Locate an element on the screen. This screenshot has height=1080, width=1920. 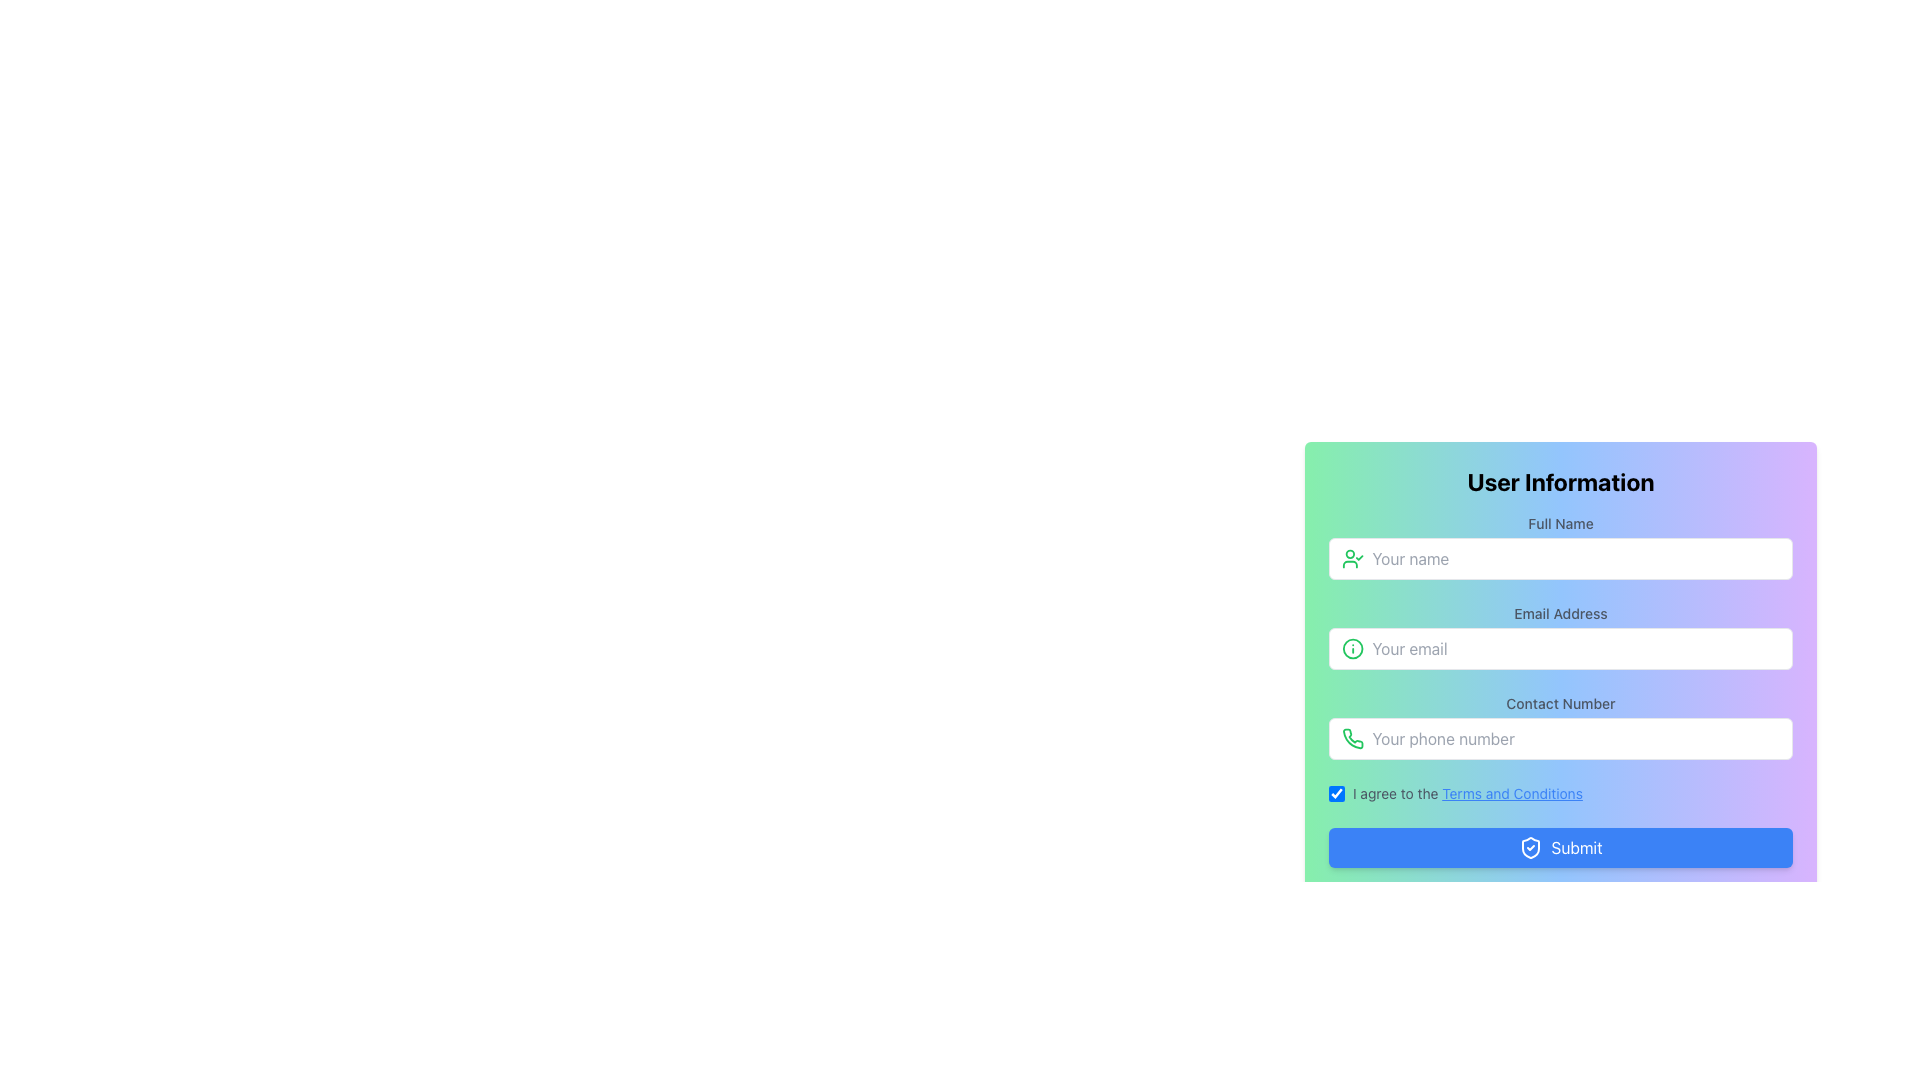
the informative text label indicating the expected email address input in the 'User Information' form layout, located between the 'Full Name' and 'Contact Number' labels is located at coordinates (1559, 612).